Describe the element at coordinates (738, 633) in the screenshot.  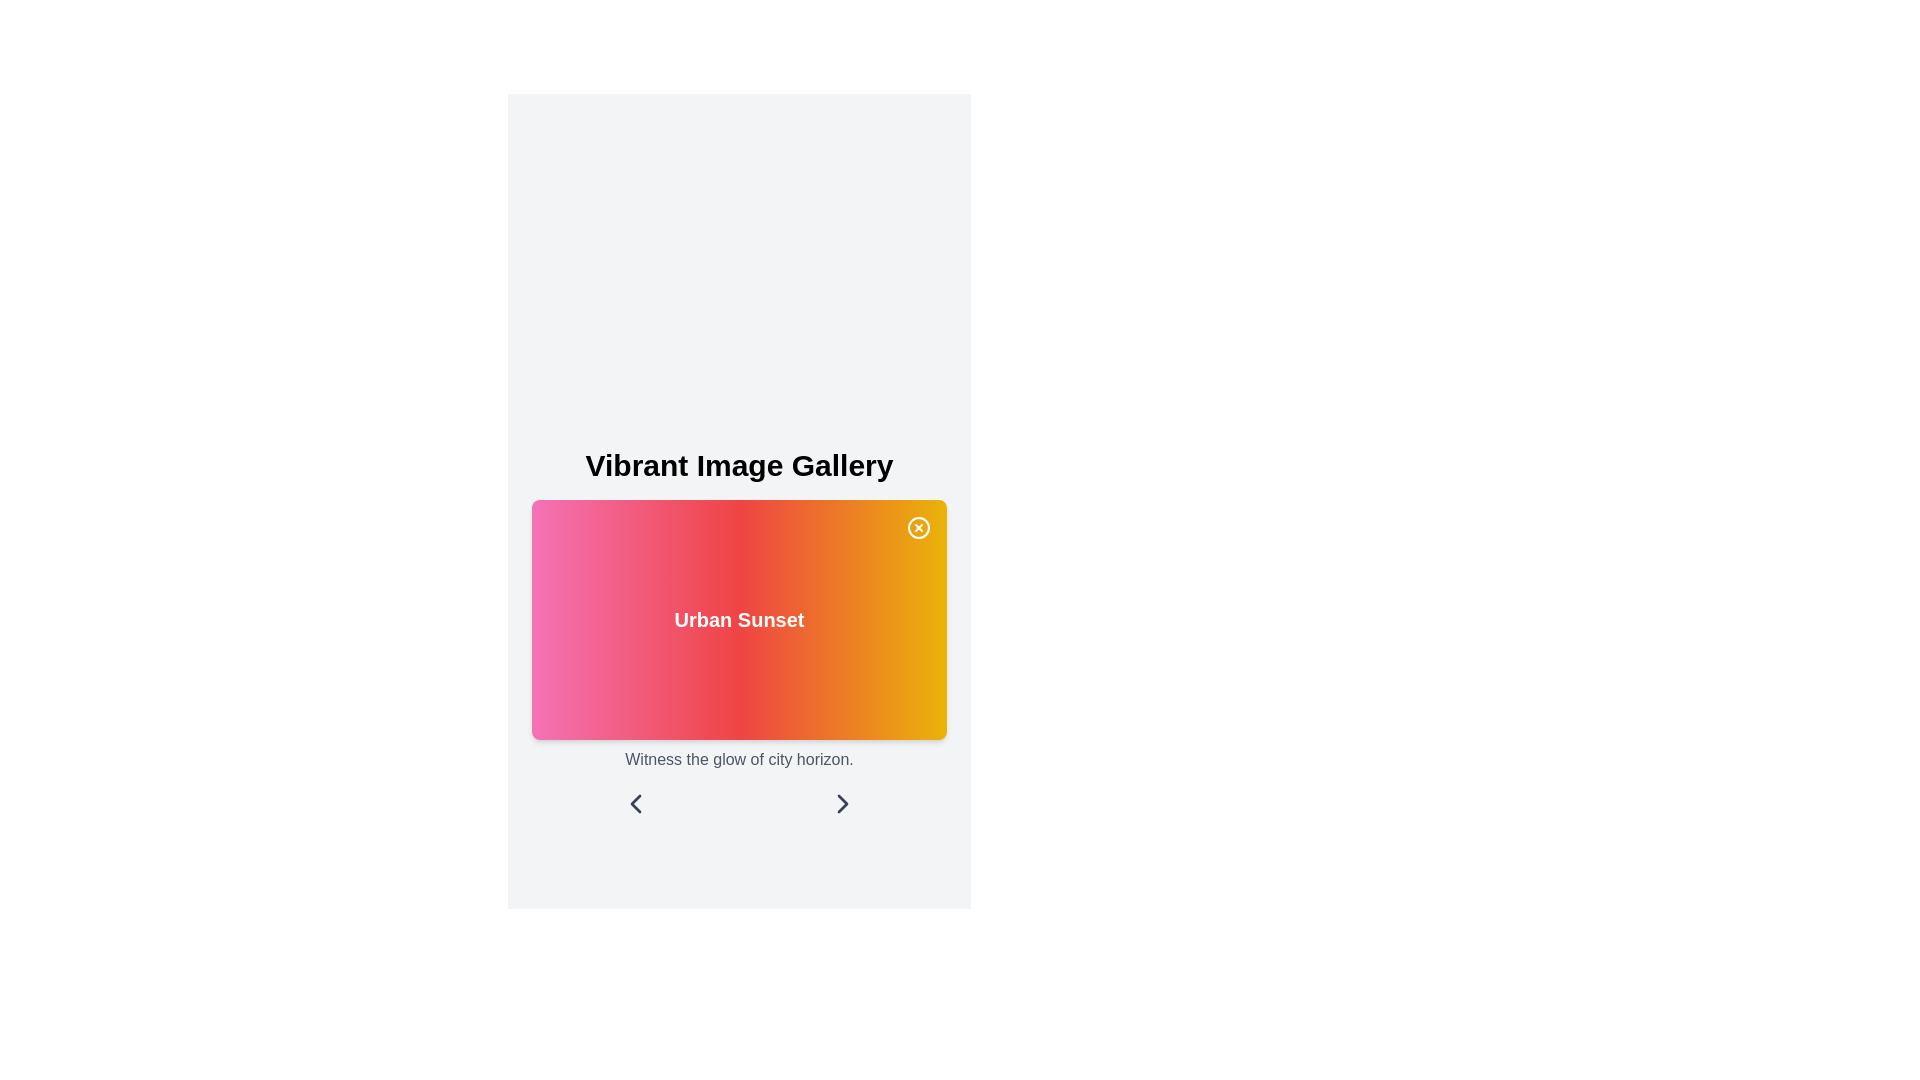
I see `the static text element that serves as the main title for the image card in the gallery section, which is centrally positioned within a gradient-colored rectangular card` at that location.